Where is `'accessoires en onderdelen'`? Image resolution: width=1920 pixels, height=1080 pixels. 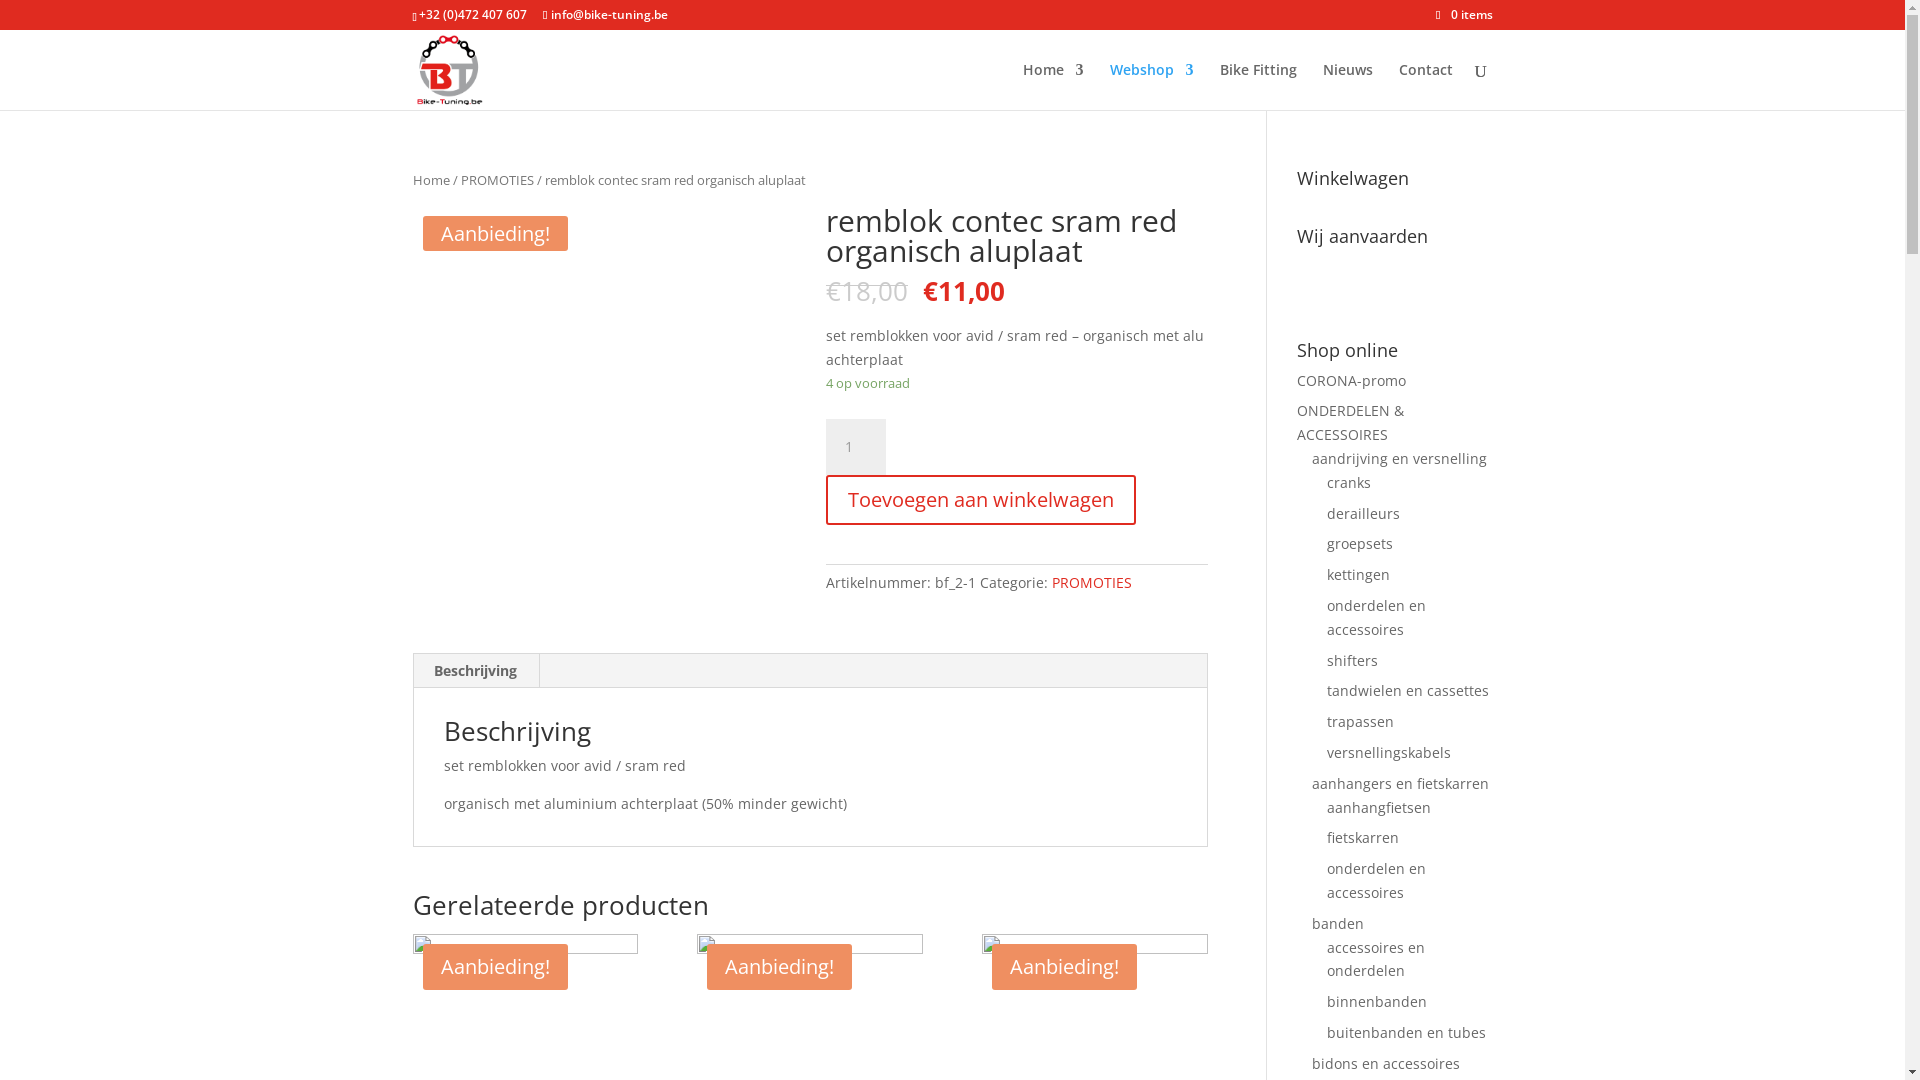 'accessoires en onderdelen' is located at coordinates (1375, 958).